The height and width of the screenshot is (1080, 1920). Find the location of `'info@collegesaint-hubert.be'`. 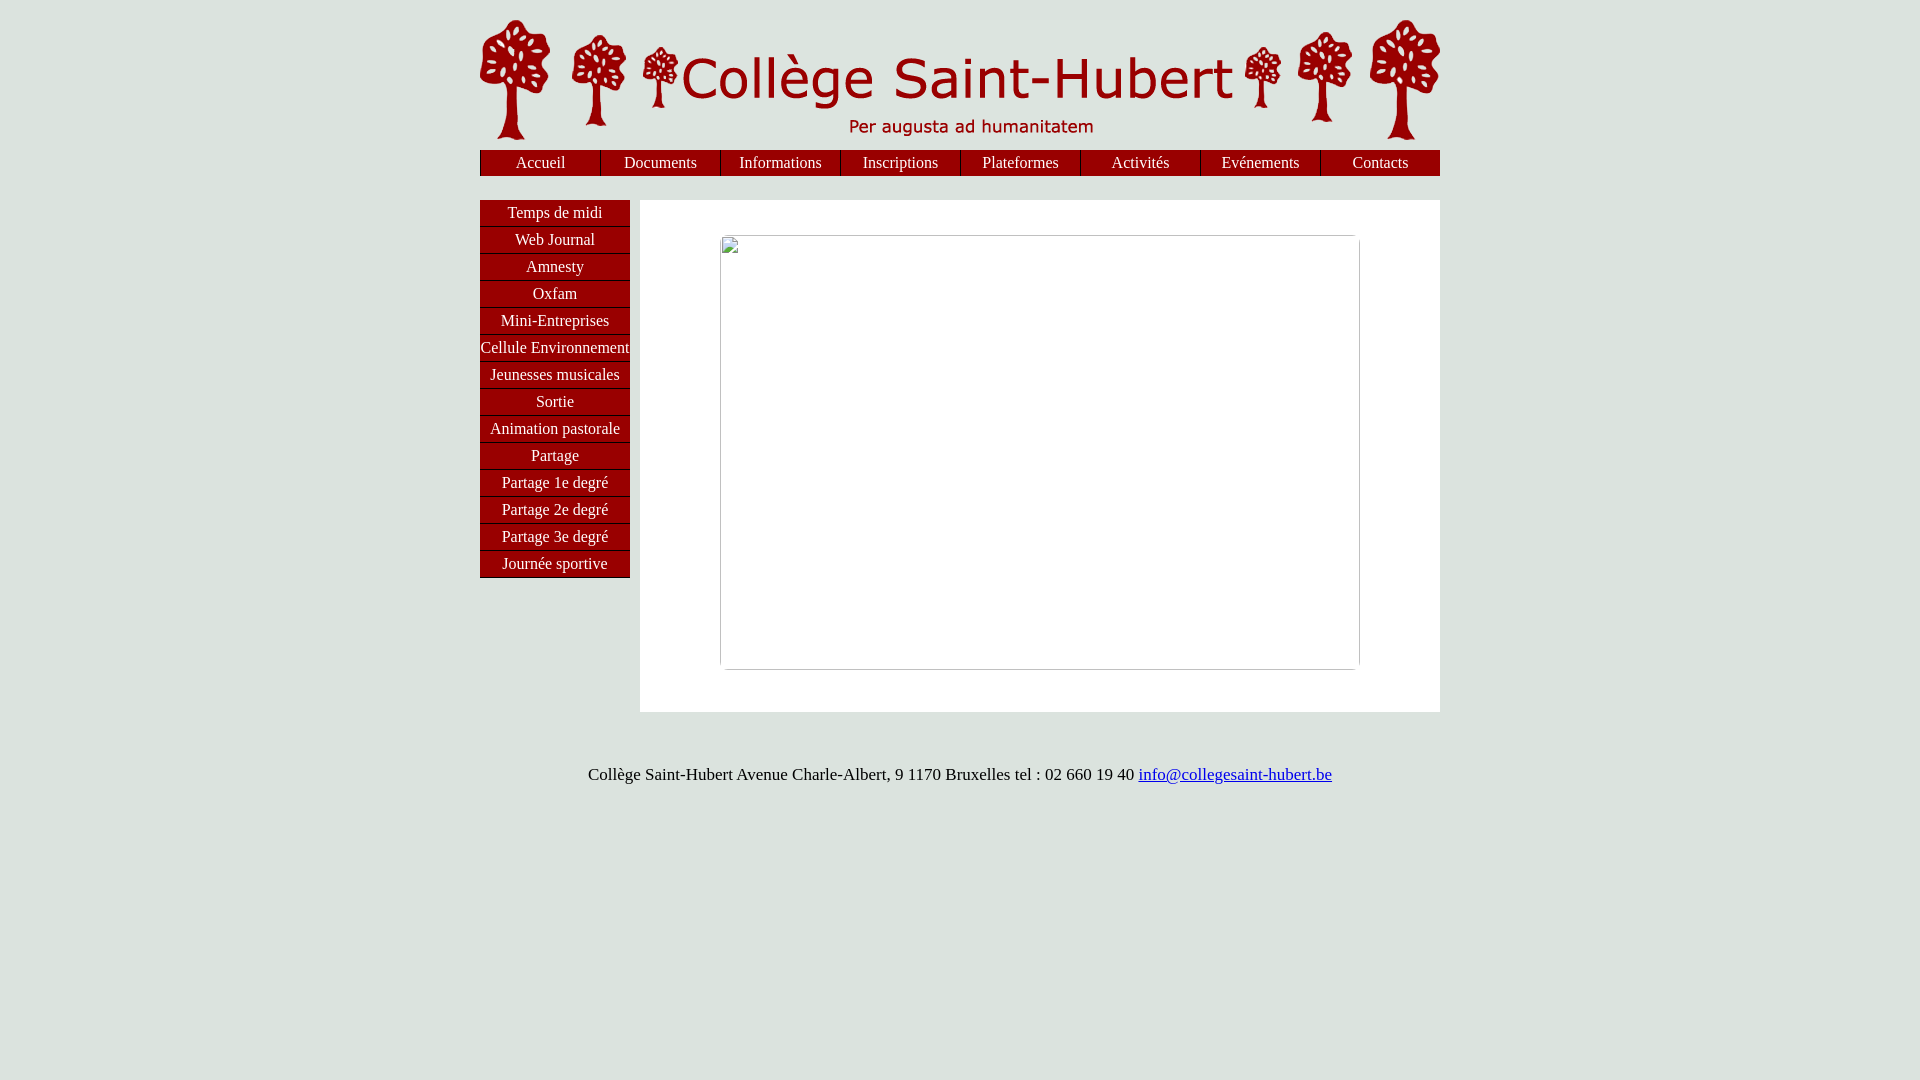

'info@collegesaint-hubert.be' is located at coordinates (1137, 773).